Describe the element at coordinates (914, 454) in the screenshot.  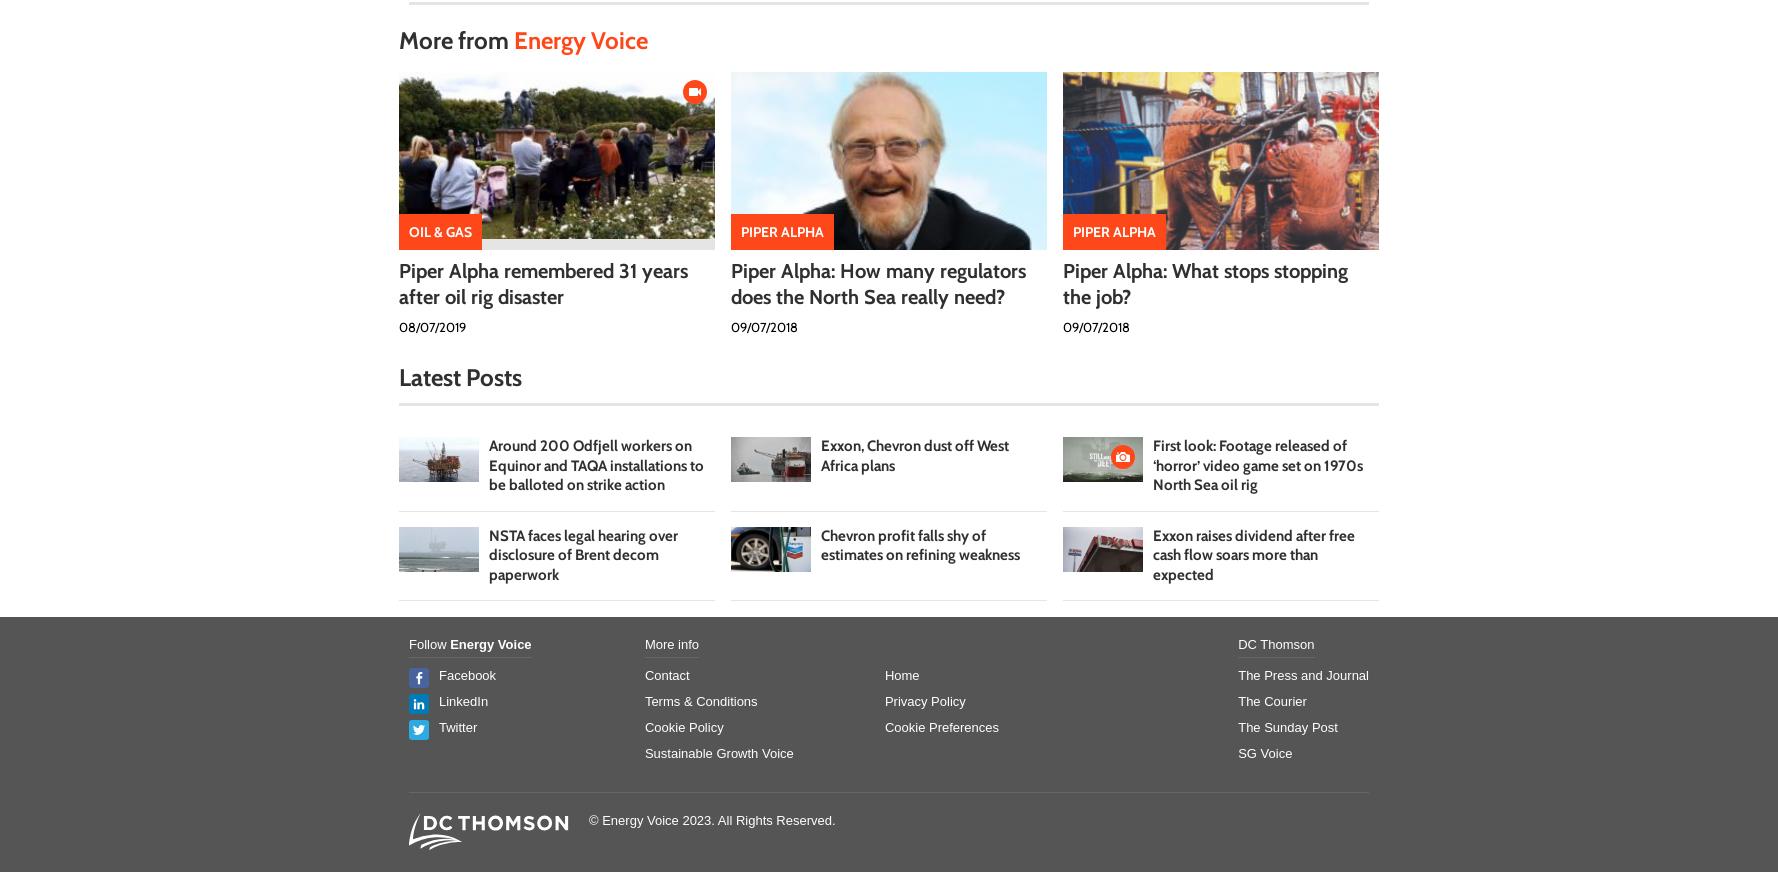
I see `'Exxon, Chevron dust off West Africa plans'` at that location.